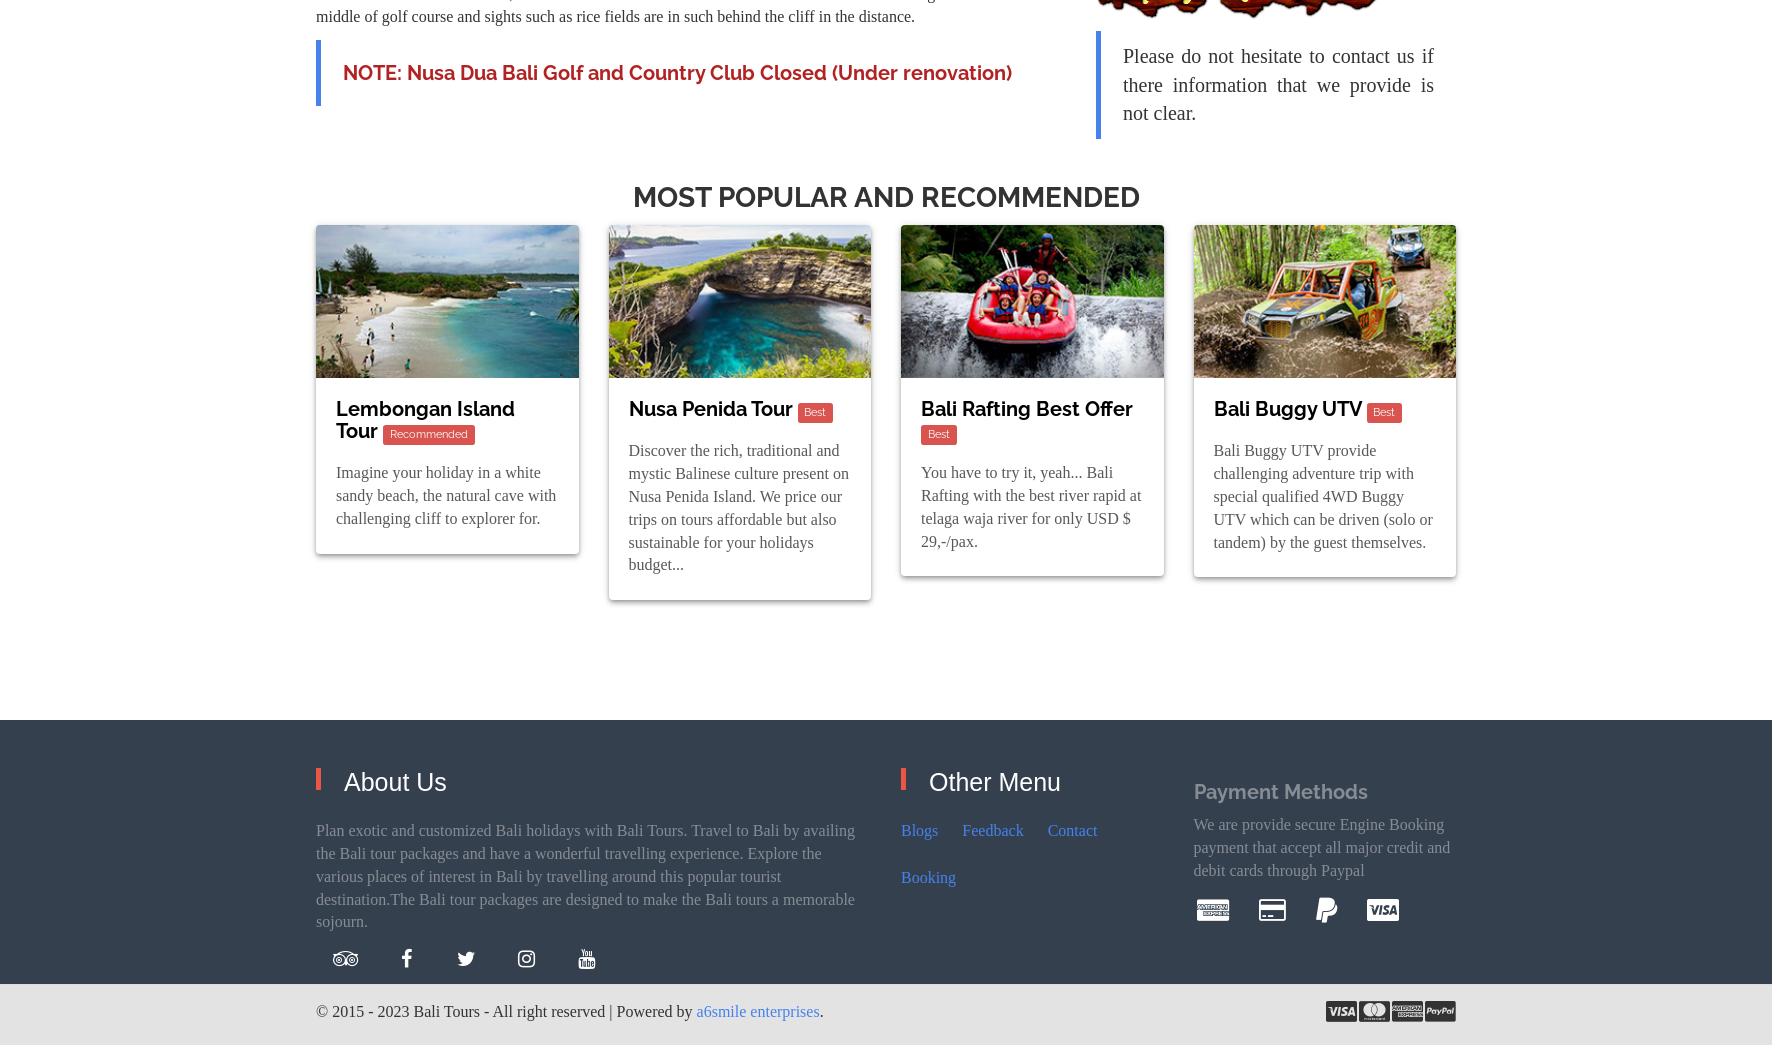 Image resolution: width=1787 pixels, height=1055 pixels. What do you see at coordinates (506, 1010) in the screenshot?
I see `'© 2015 - 2023 Bali Tours - All right reserved | Powered by'` at bounding box center [506, 1010].